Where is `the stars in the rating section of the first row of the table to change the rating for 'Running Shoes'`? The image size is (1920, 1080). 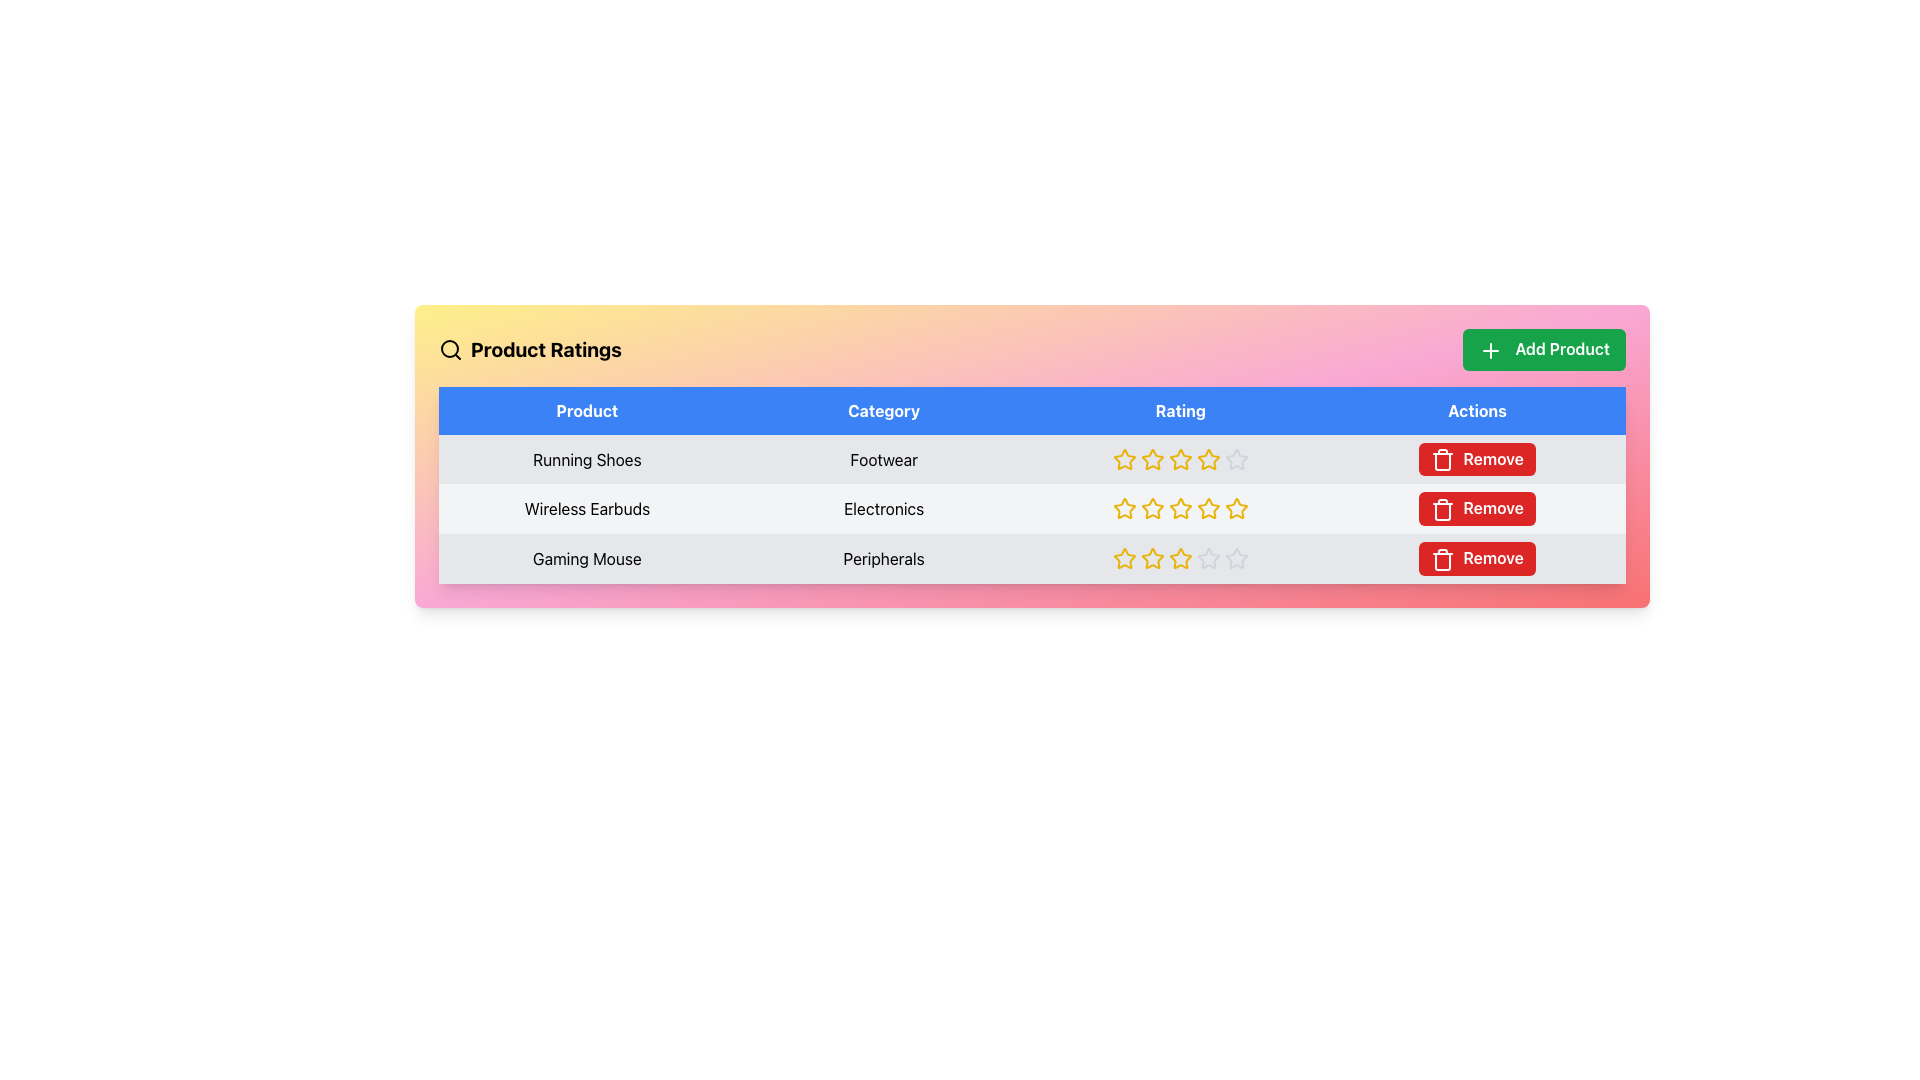 the stars in the rating section of the first row of the table to change the rating for 'Running Shoes' is located at coordinates (1032, 459).